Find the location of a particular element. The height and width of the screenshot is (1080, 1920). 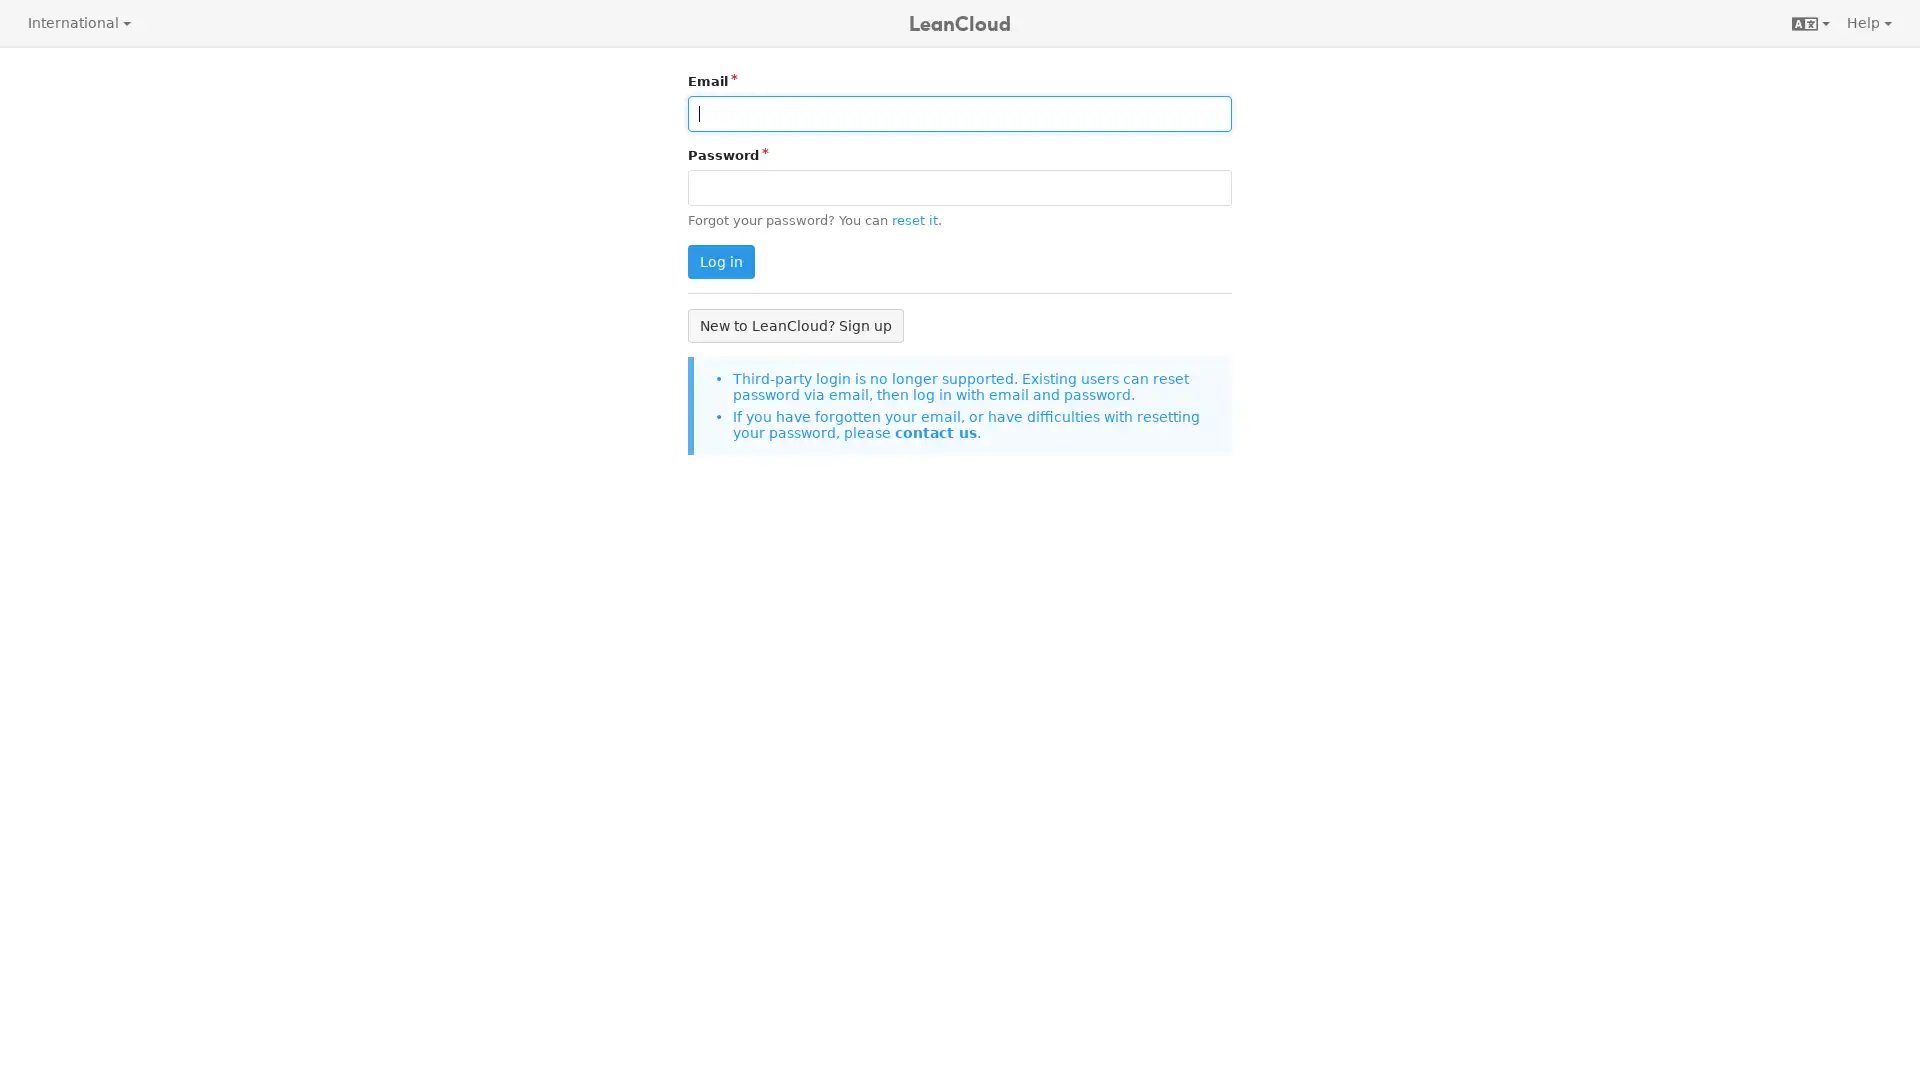

New to LeanCloud? Sign up is located at coordinates (795, 325).